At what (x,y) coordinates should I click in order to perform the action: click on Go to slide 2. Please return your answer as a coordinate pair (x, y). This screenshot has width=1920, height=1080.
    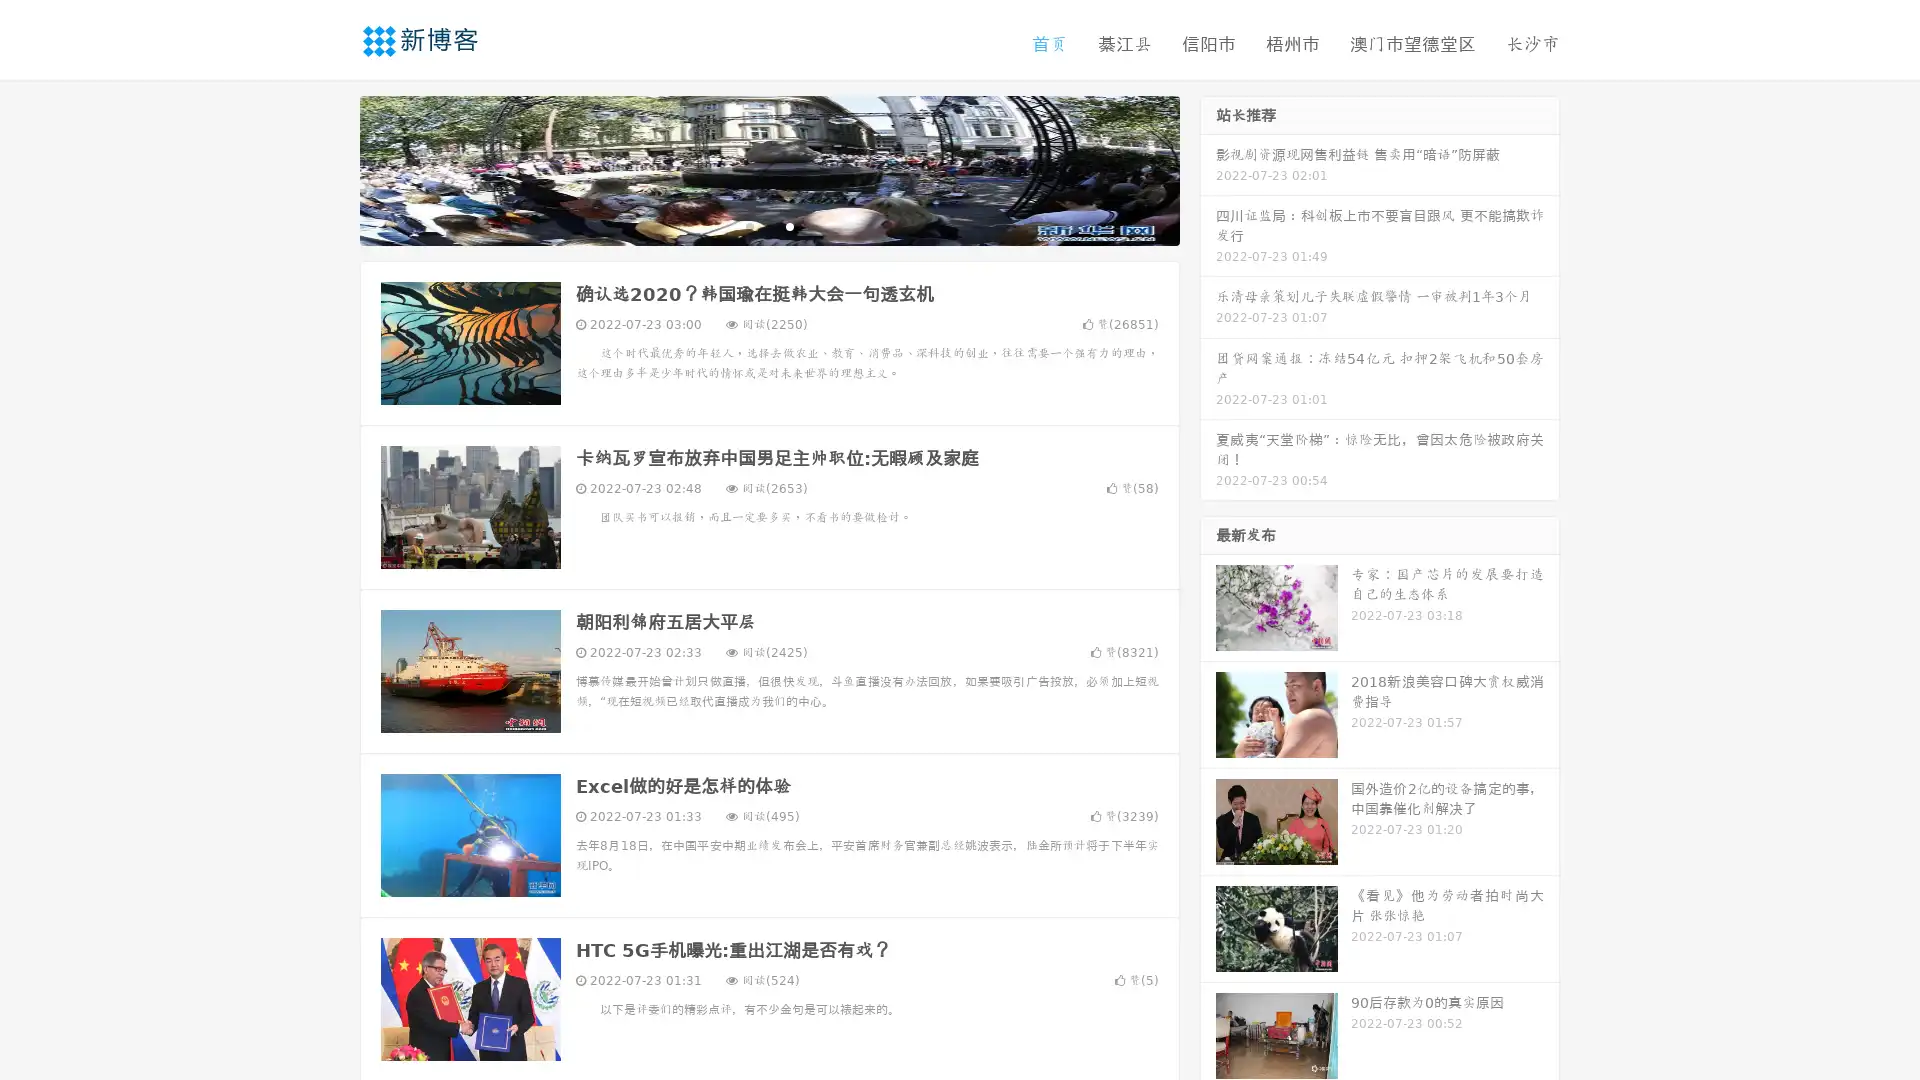
    Looking at the image, I should click on (768, 225).